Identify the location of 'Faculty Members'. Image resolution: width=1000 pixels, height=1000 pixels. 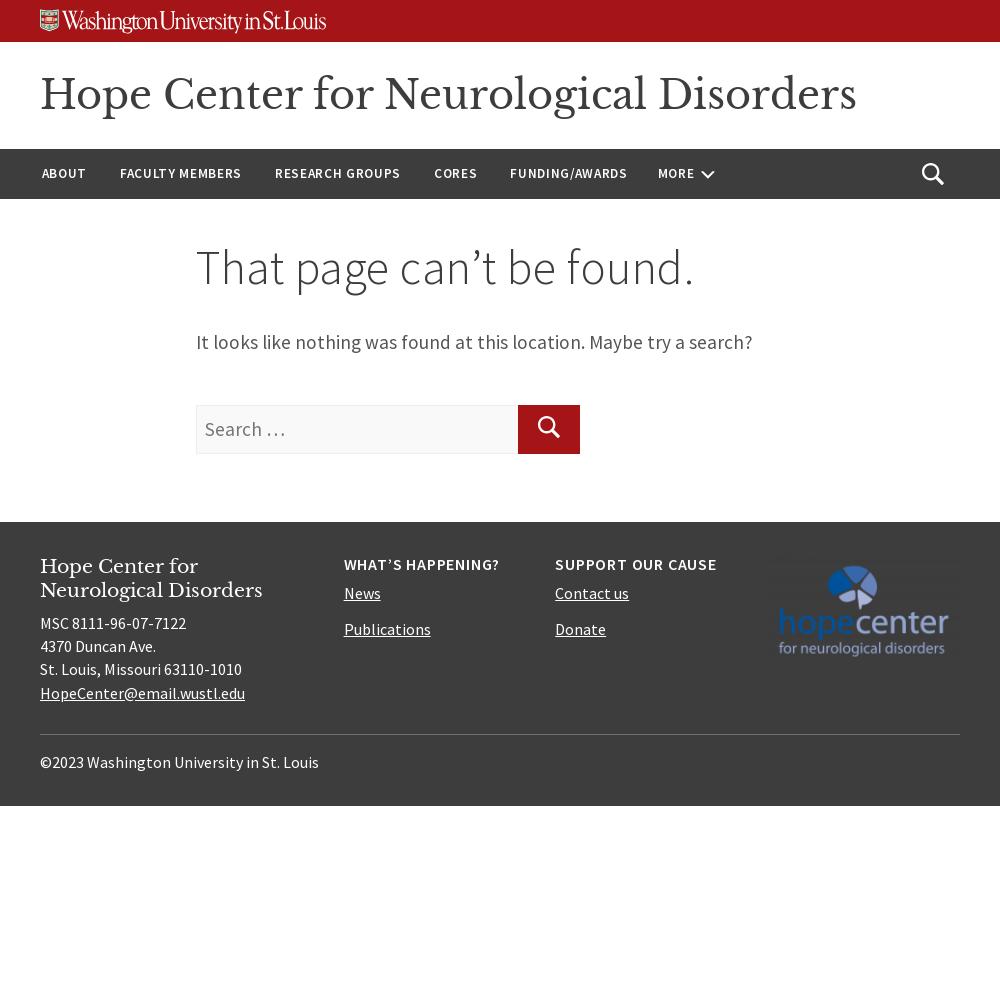
(119, 173).